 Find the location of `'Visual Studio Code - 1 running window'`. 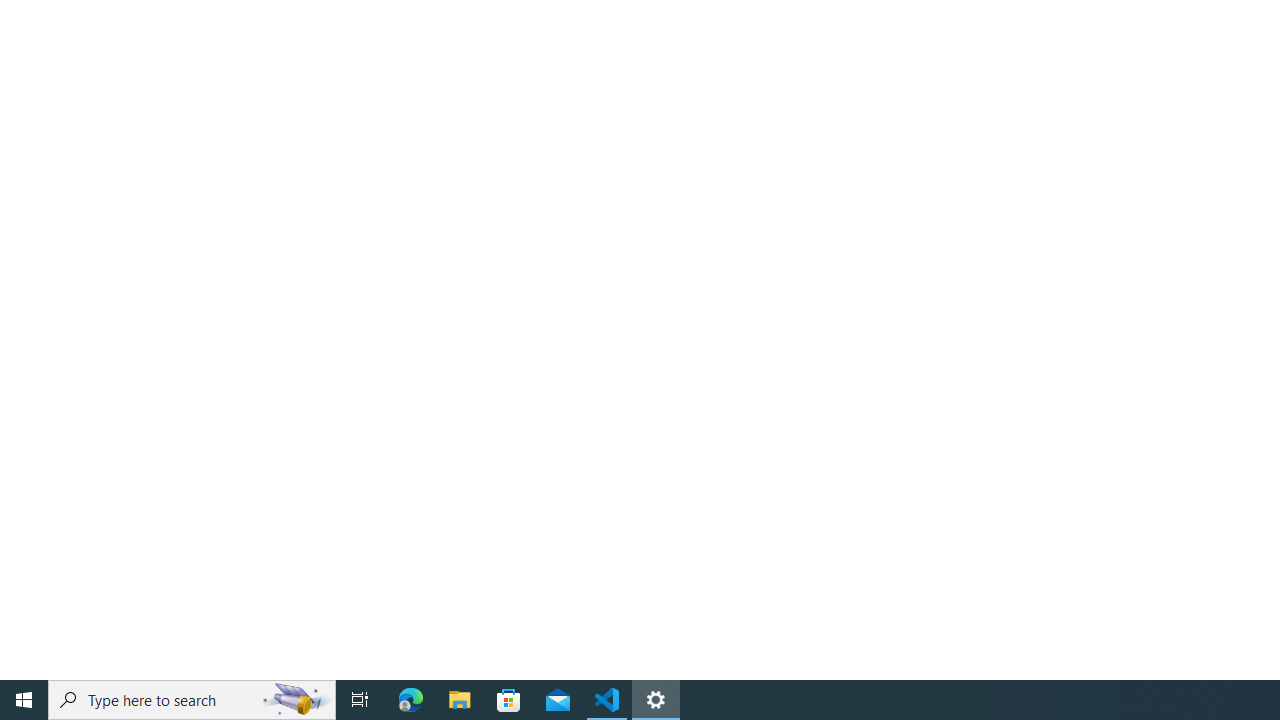

'Visual Studio Code - 1 running window' is located at coordinates (606, 698).